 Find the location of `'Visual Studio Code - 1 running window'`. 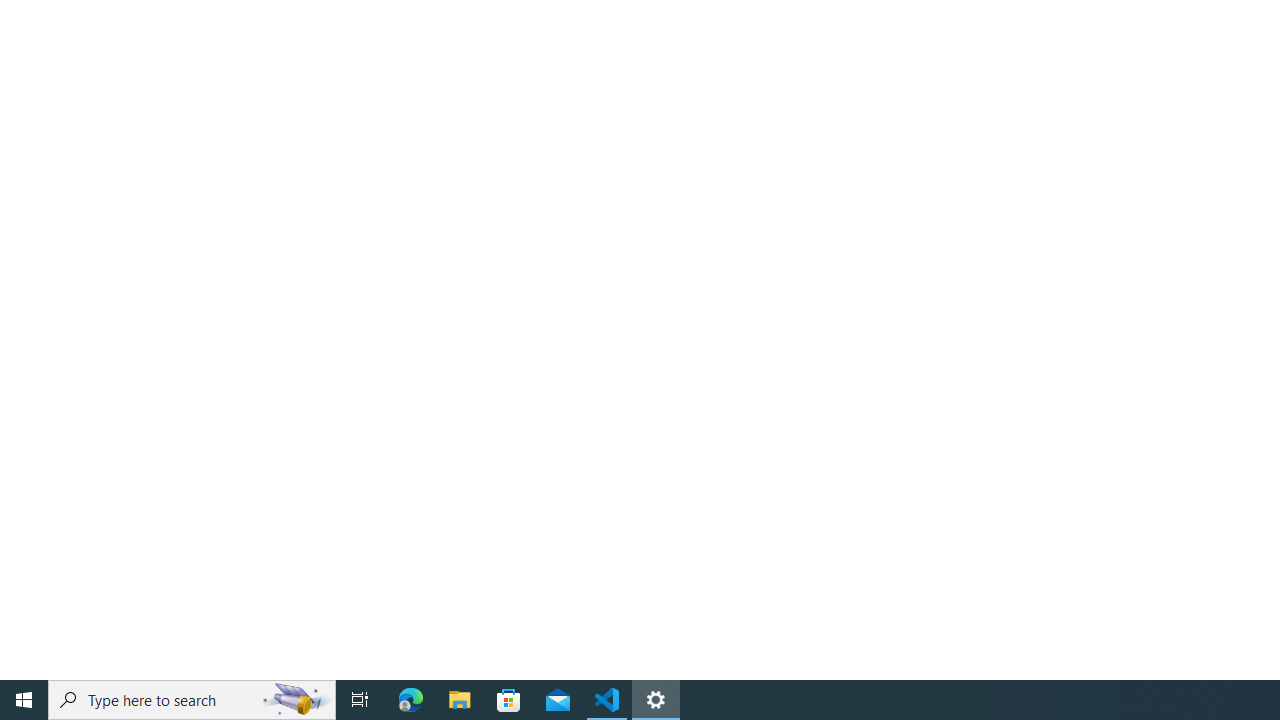

'Visual Studio Code - 1 running window' is located at coordinates (606, 698).